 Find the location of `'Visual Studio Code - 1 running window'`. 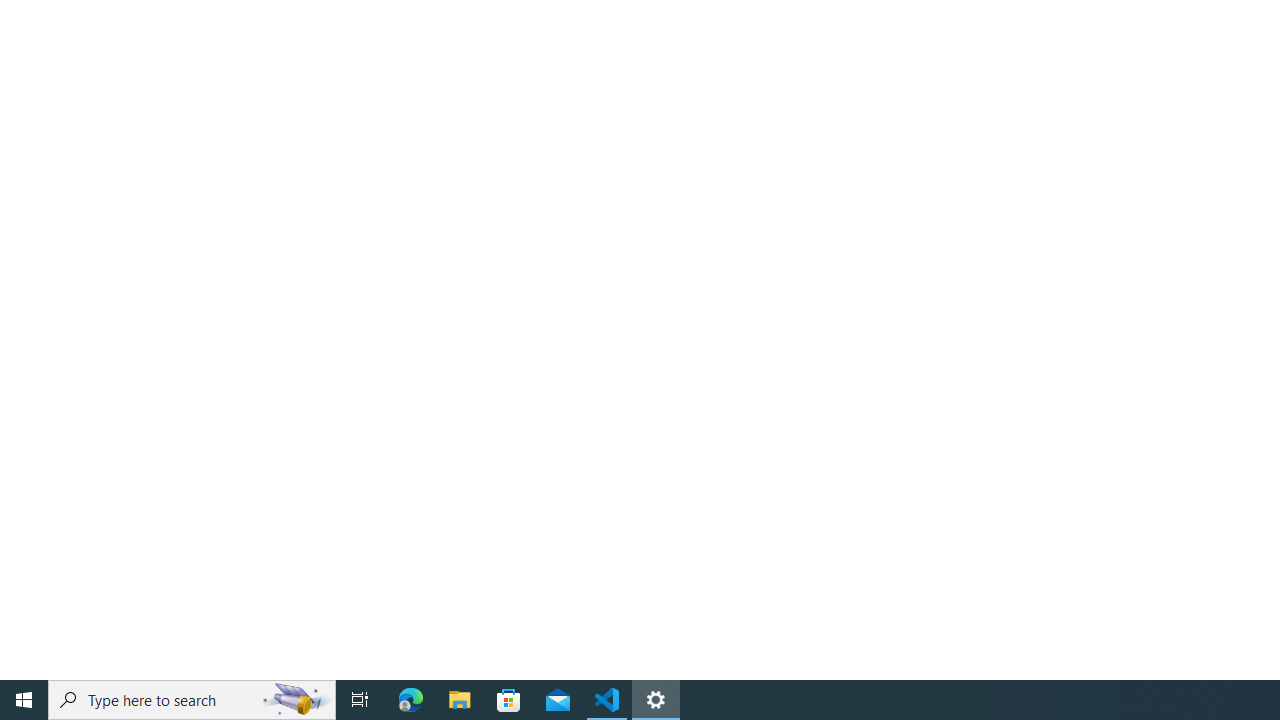

'Visual Studio Code - 1 running window' is located at coordinates (606, 698).